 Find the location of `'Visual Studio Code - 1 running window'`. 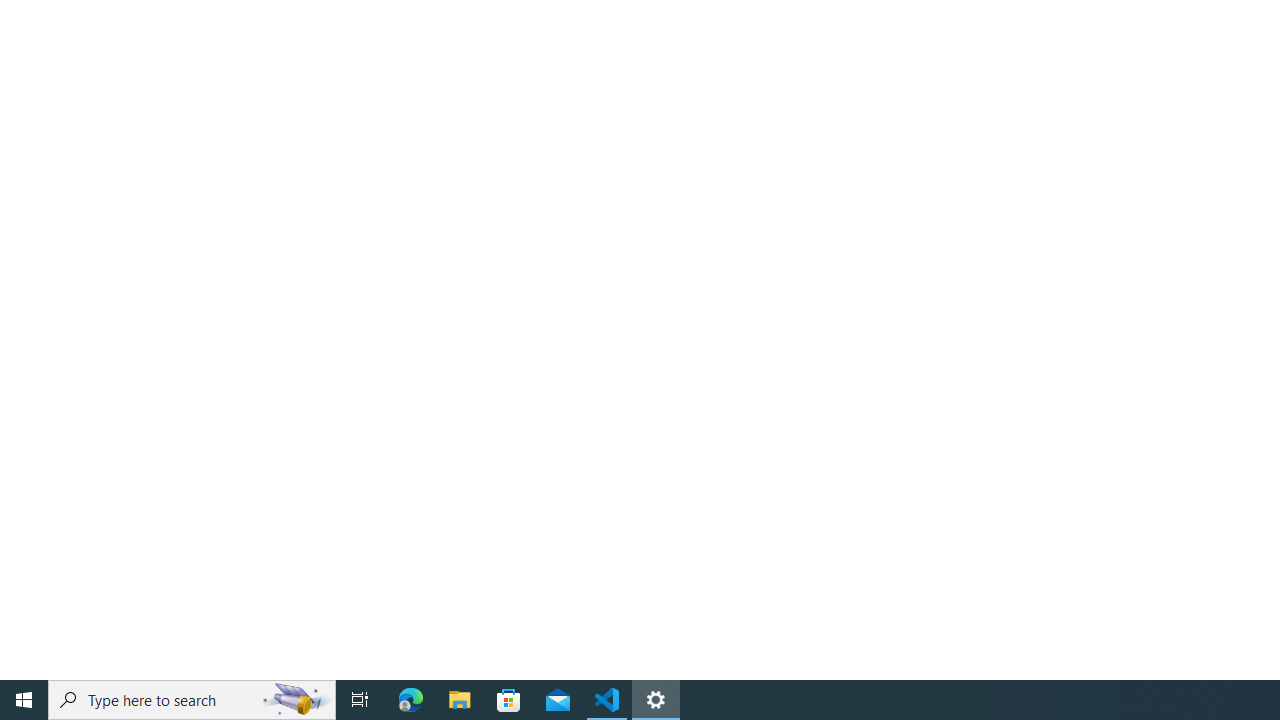

'Visual Studio Code - 1 running window' is located at coordinates (606, 698).